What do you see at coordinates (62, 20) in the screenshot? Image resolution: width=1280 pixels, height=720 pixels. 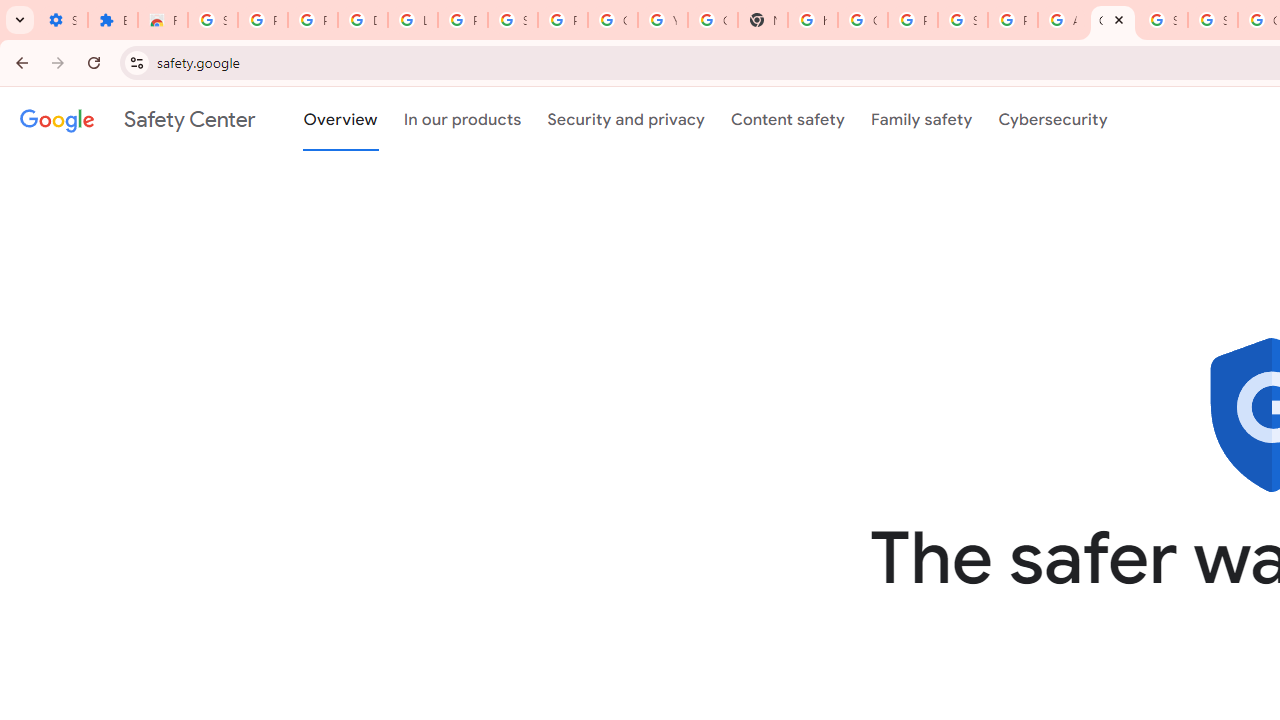 I see `'Settings - On startup'` at bounding box center [62, 20].